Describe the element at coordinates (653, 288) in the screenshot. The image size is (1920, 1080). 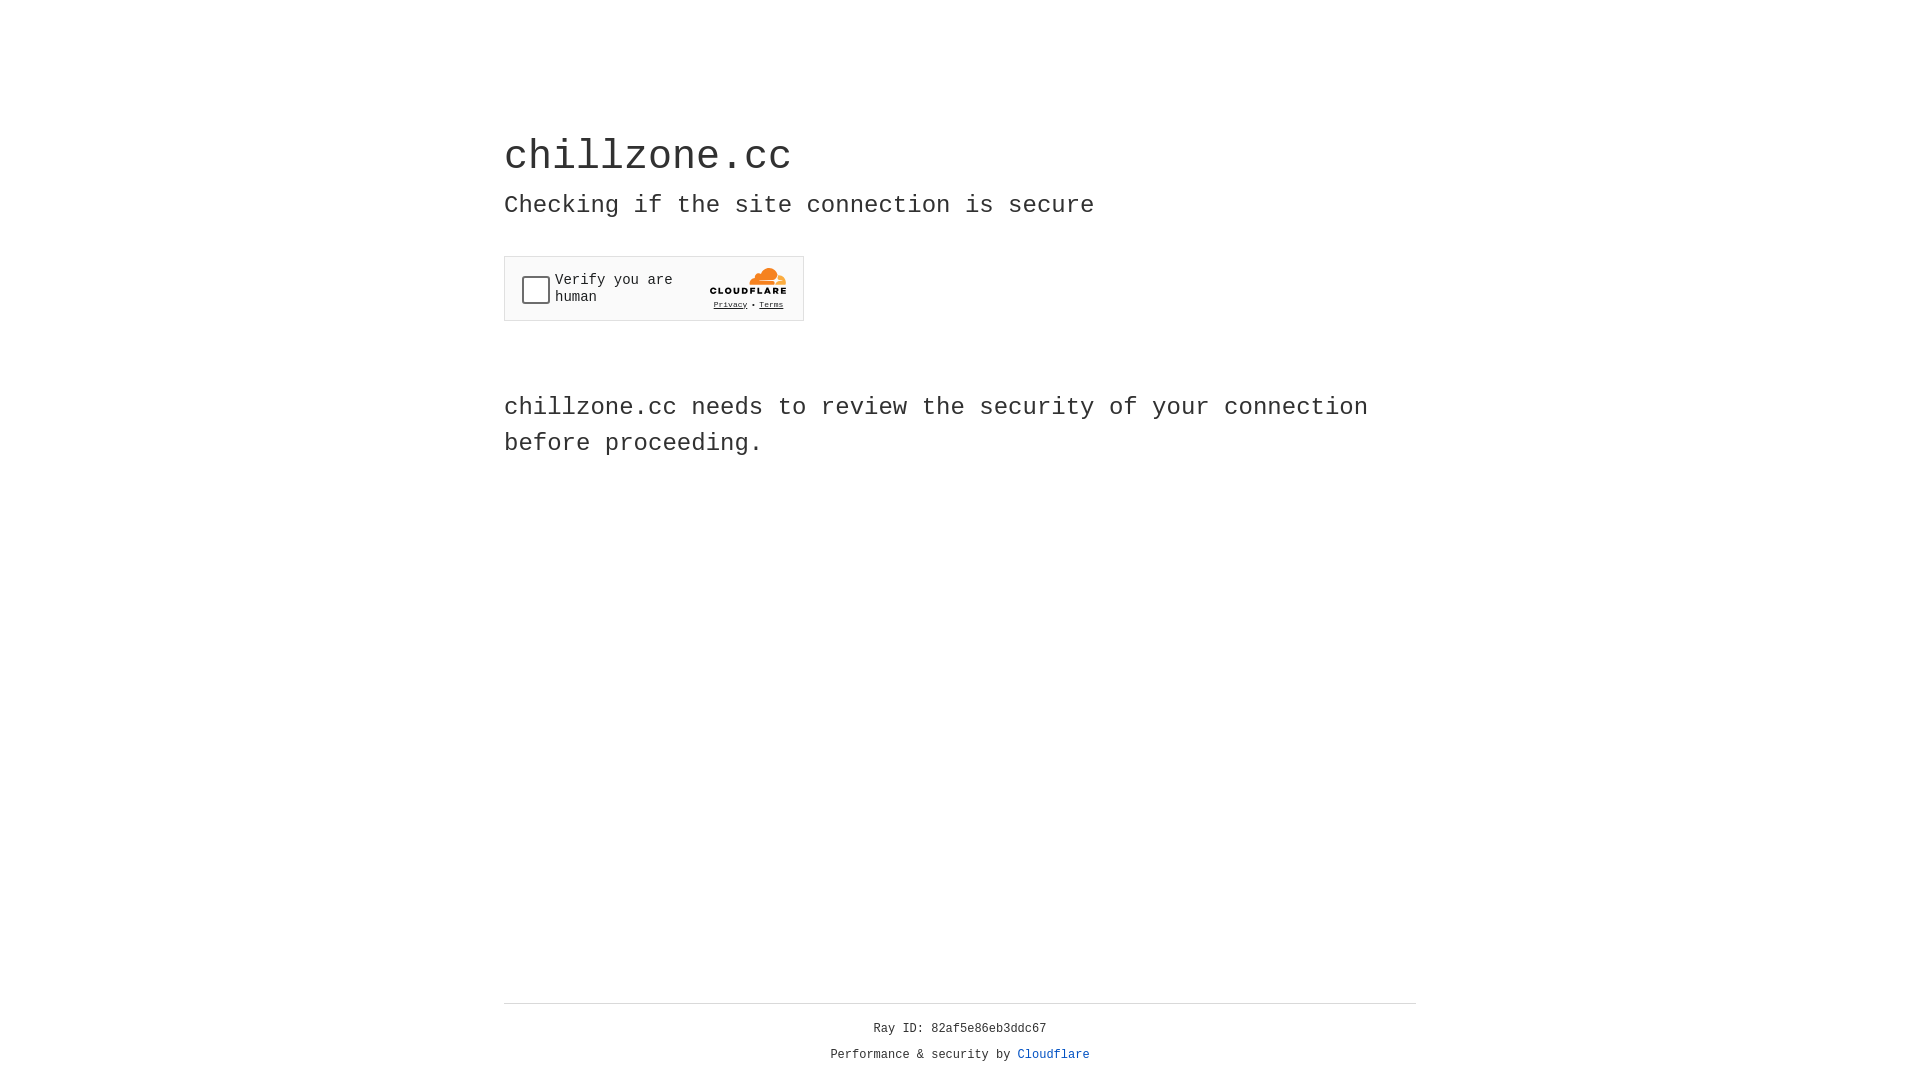
I see `'Widget containing a Cloudflare security challenge'` at that location.